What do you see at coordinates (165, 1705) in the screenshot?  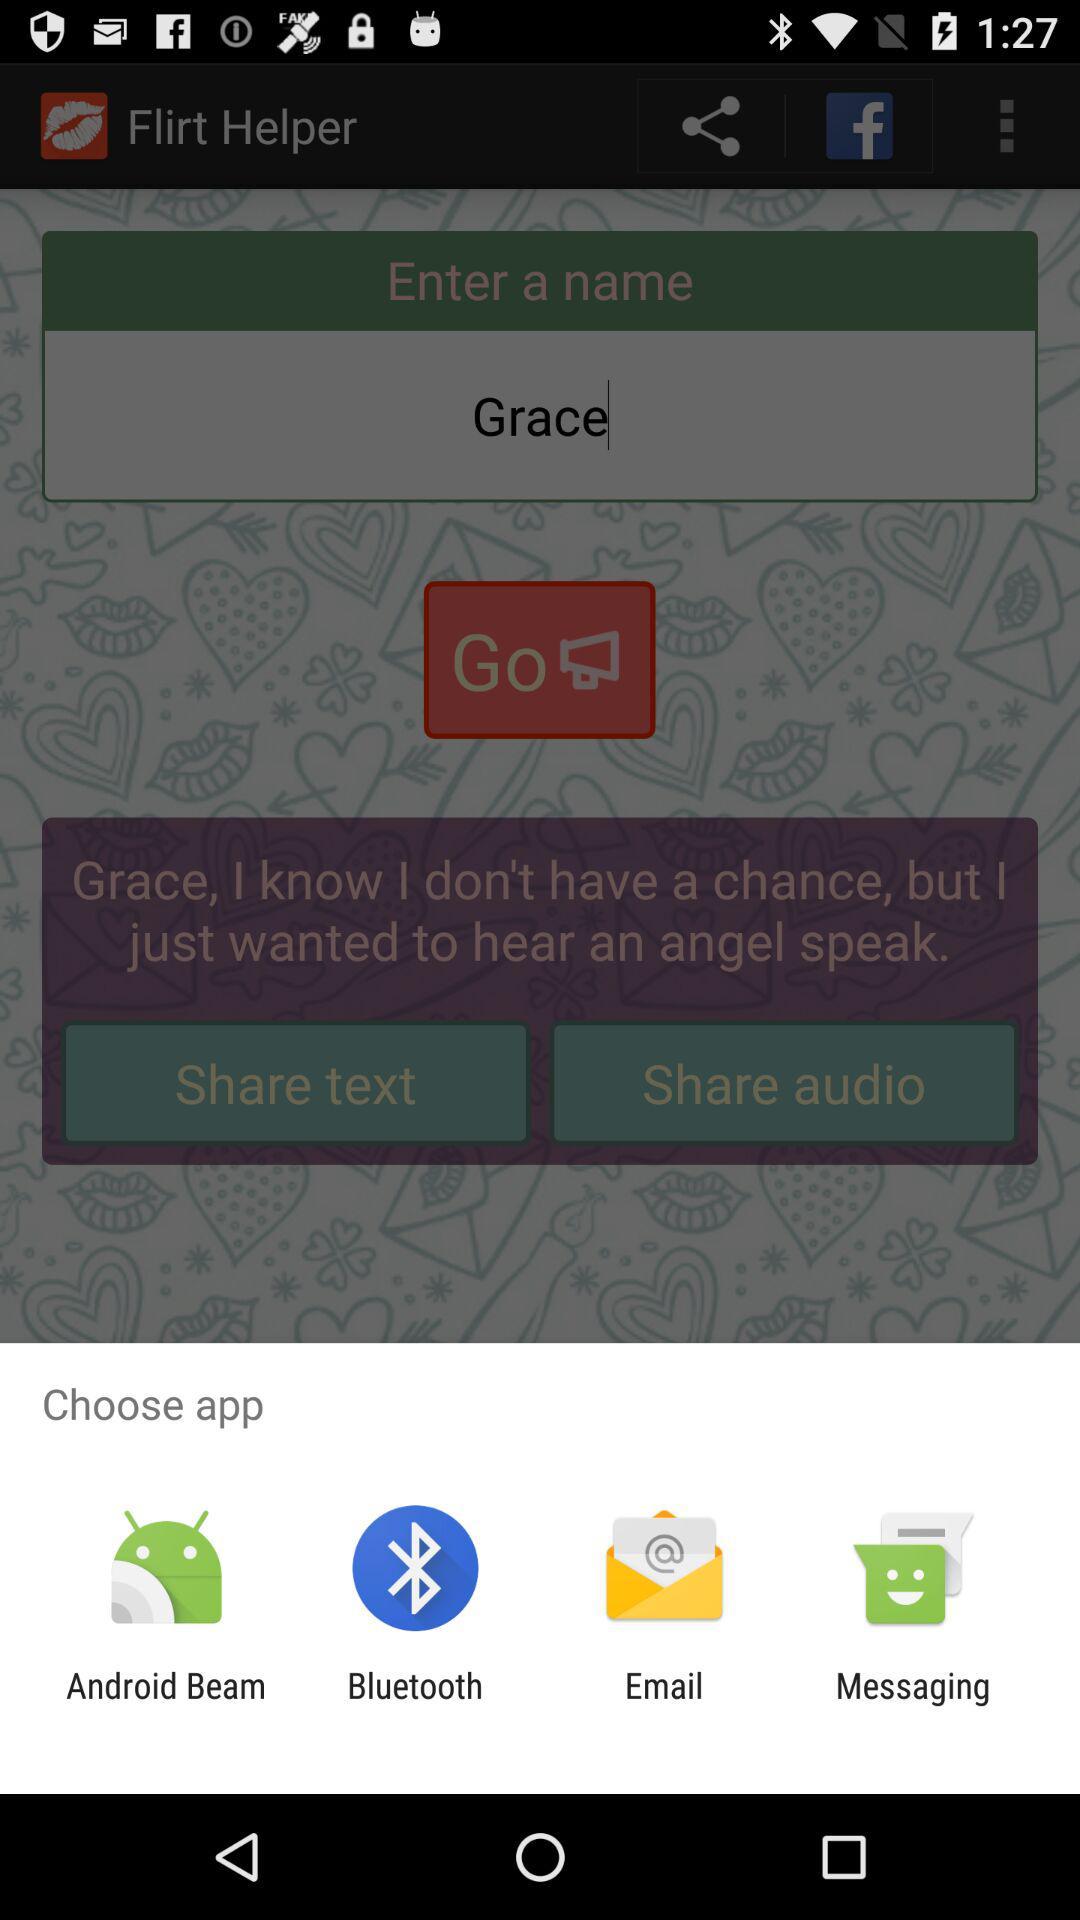 I see `the item next to the bluetooth app` at bounding box center [165, 1705].